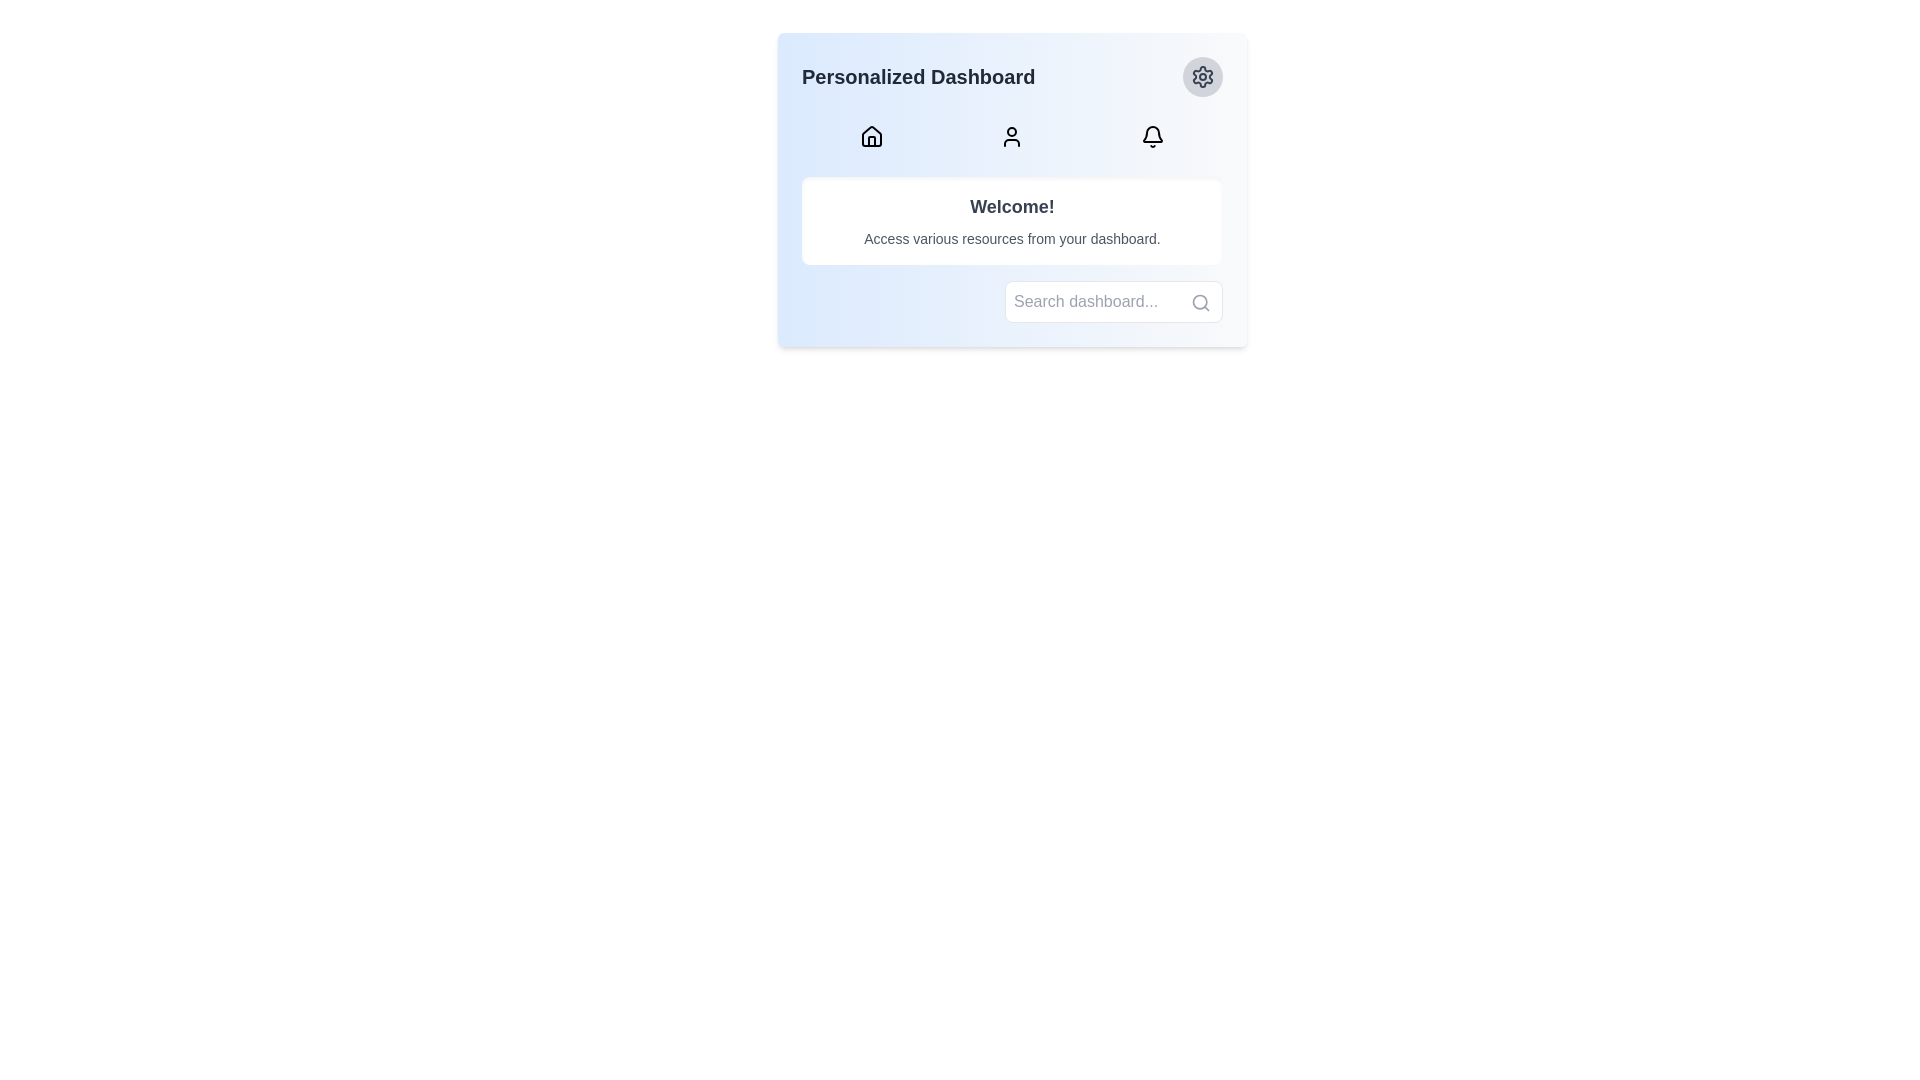 This screenshot has height=1080, width=1920. Describe the element at coordinates (872, 136) in the screenshot. I see `the 'Home' icon button located at the top-left section of the dashboard` at that location.